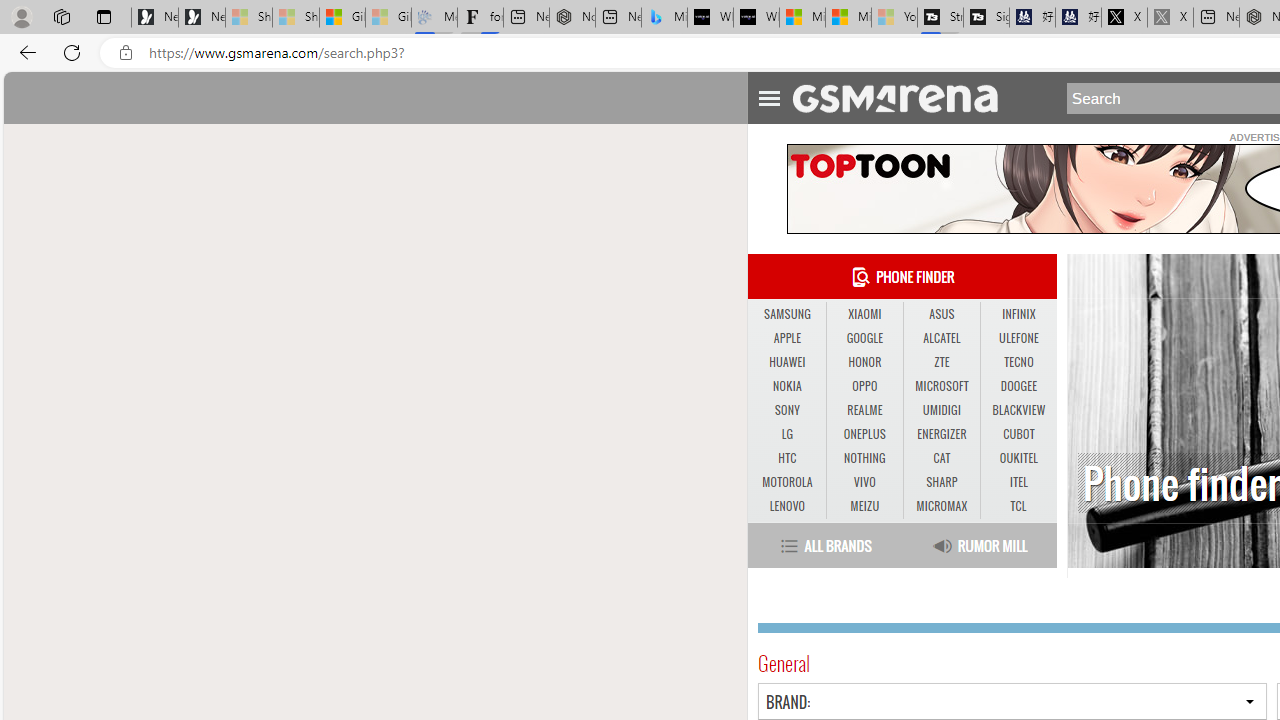 This screenshot has height=720, width=1280. Describe the element at coordinates (940, 409) in the screenshot. I see `'UMIDIGI'` at that location.